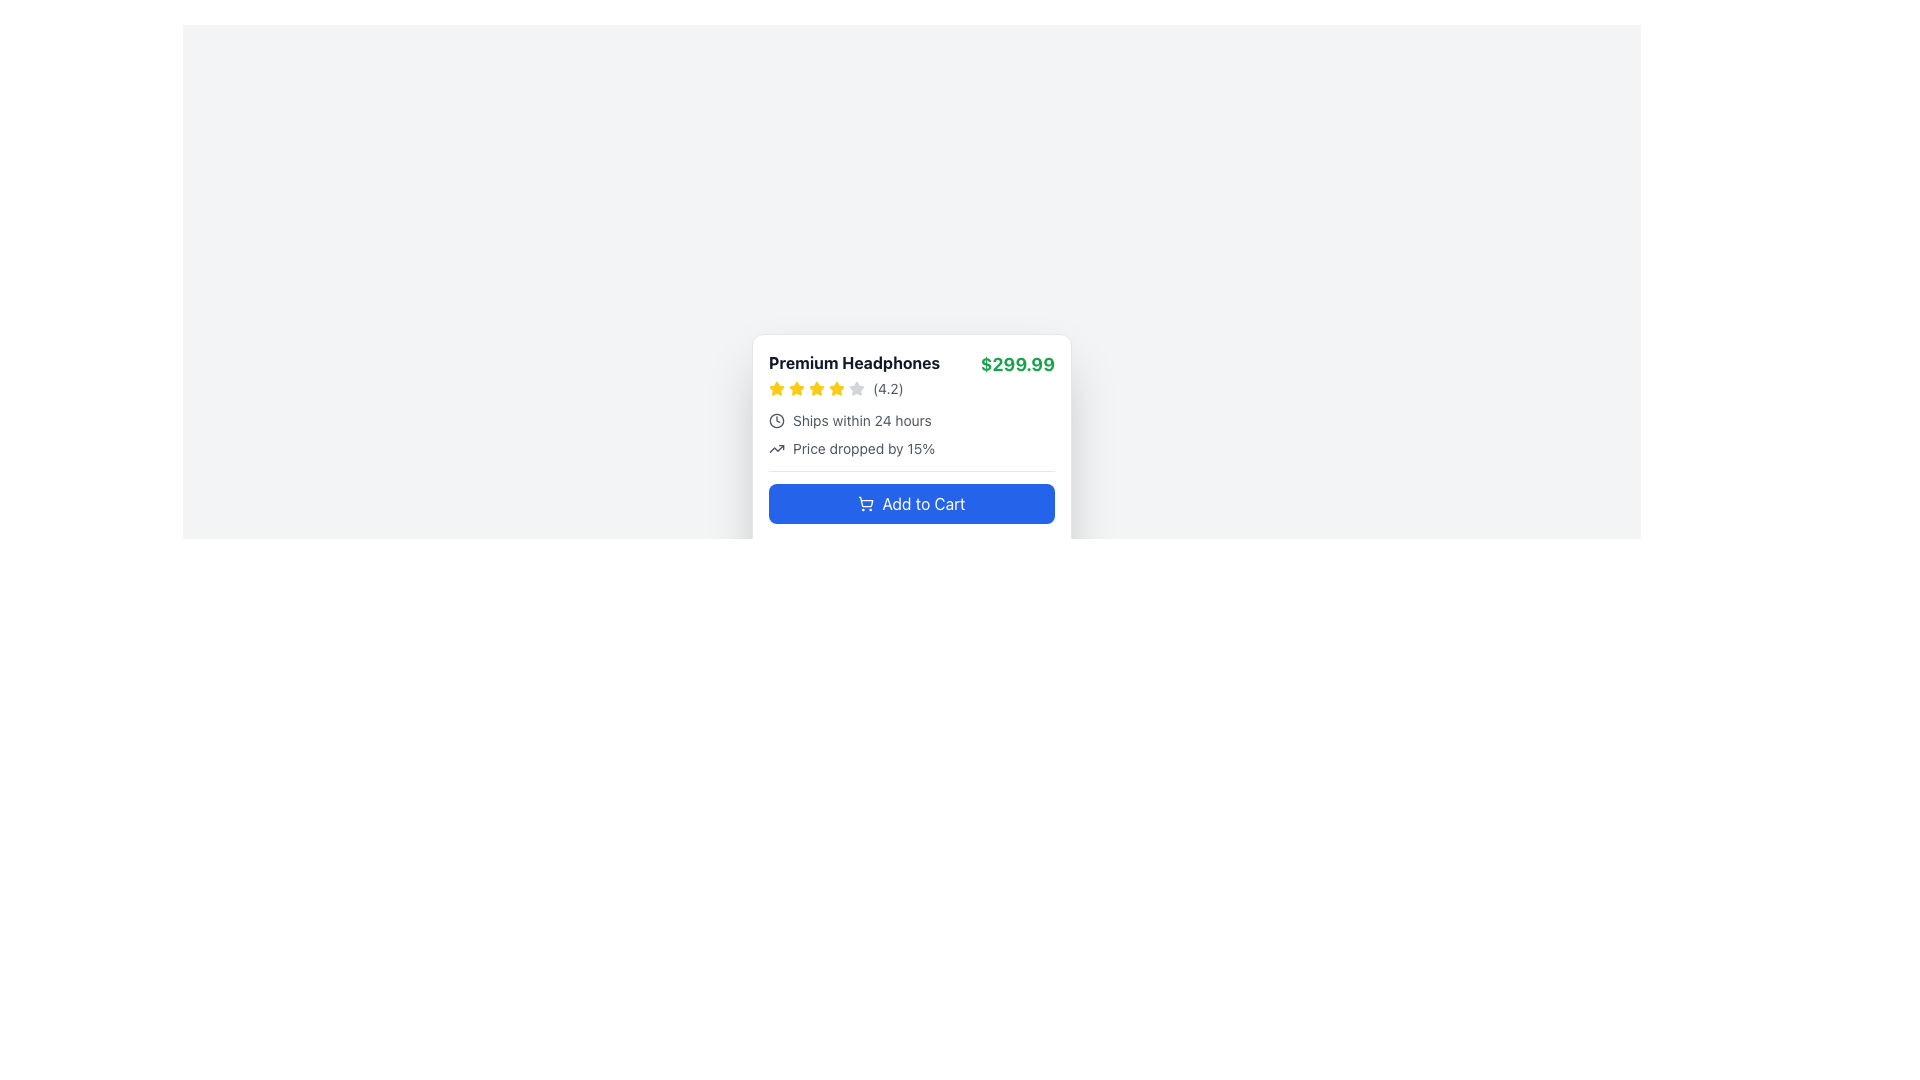 The width and height of the screenshot is (1920, 1080). What do you see at coordinates (795, 388) in the screenshot?
I see `the first Star icon in the rating system to interact with it and provide a rating` at bounding box center [795, 388].